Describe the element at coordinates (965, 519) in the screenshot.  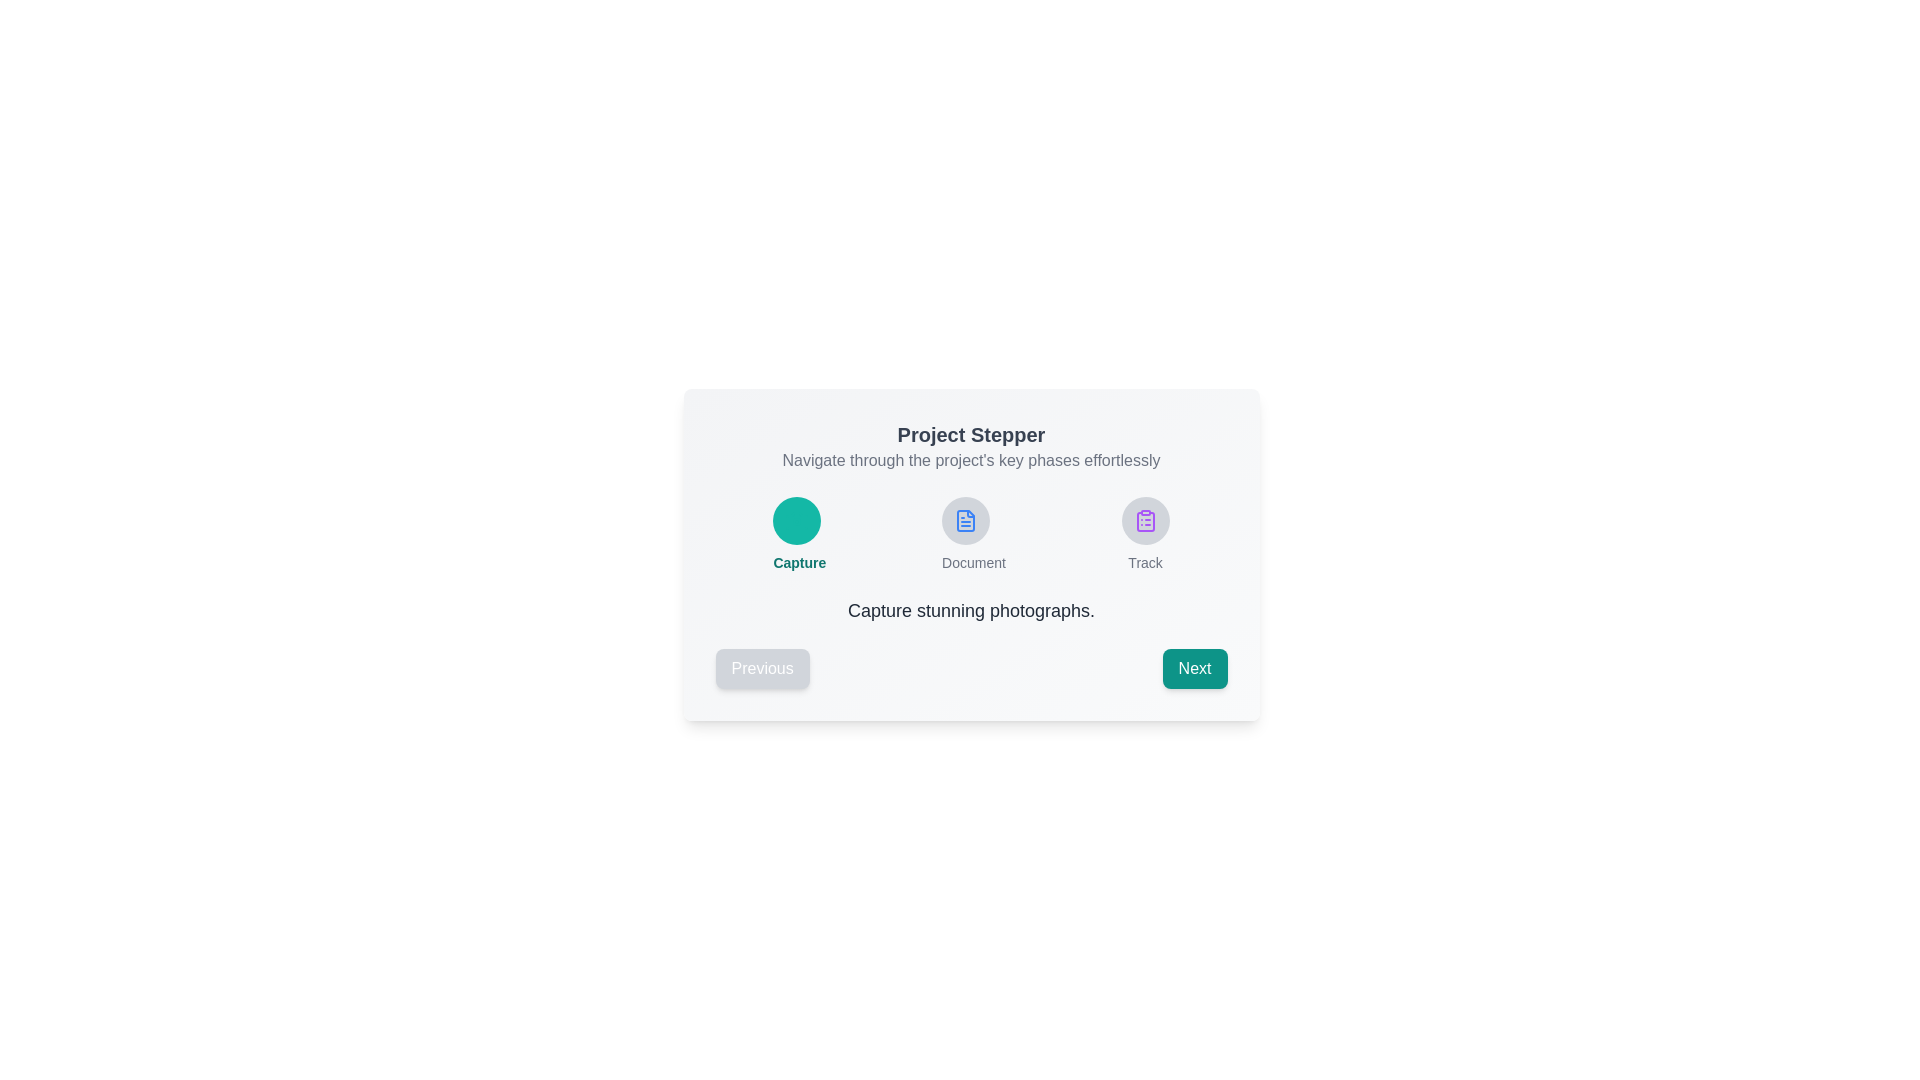
I see `the step icon for Document` at that location.